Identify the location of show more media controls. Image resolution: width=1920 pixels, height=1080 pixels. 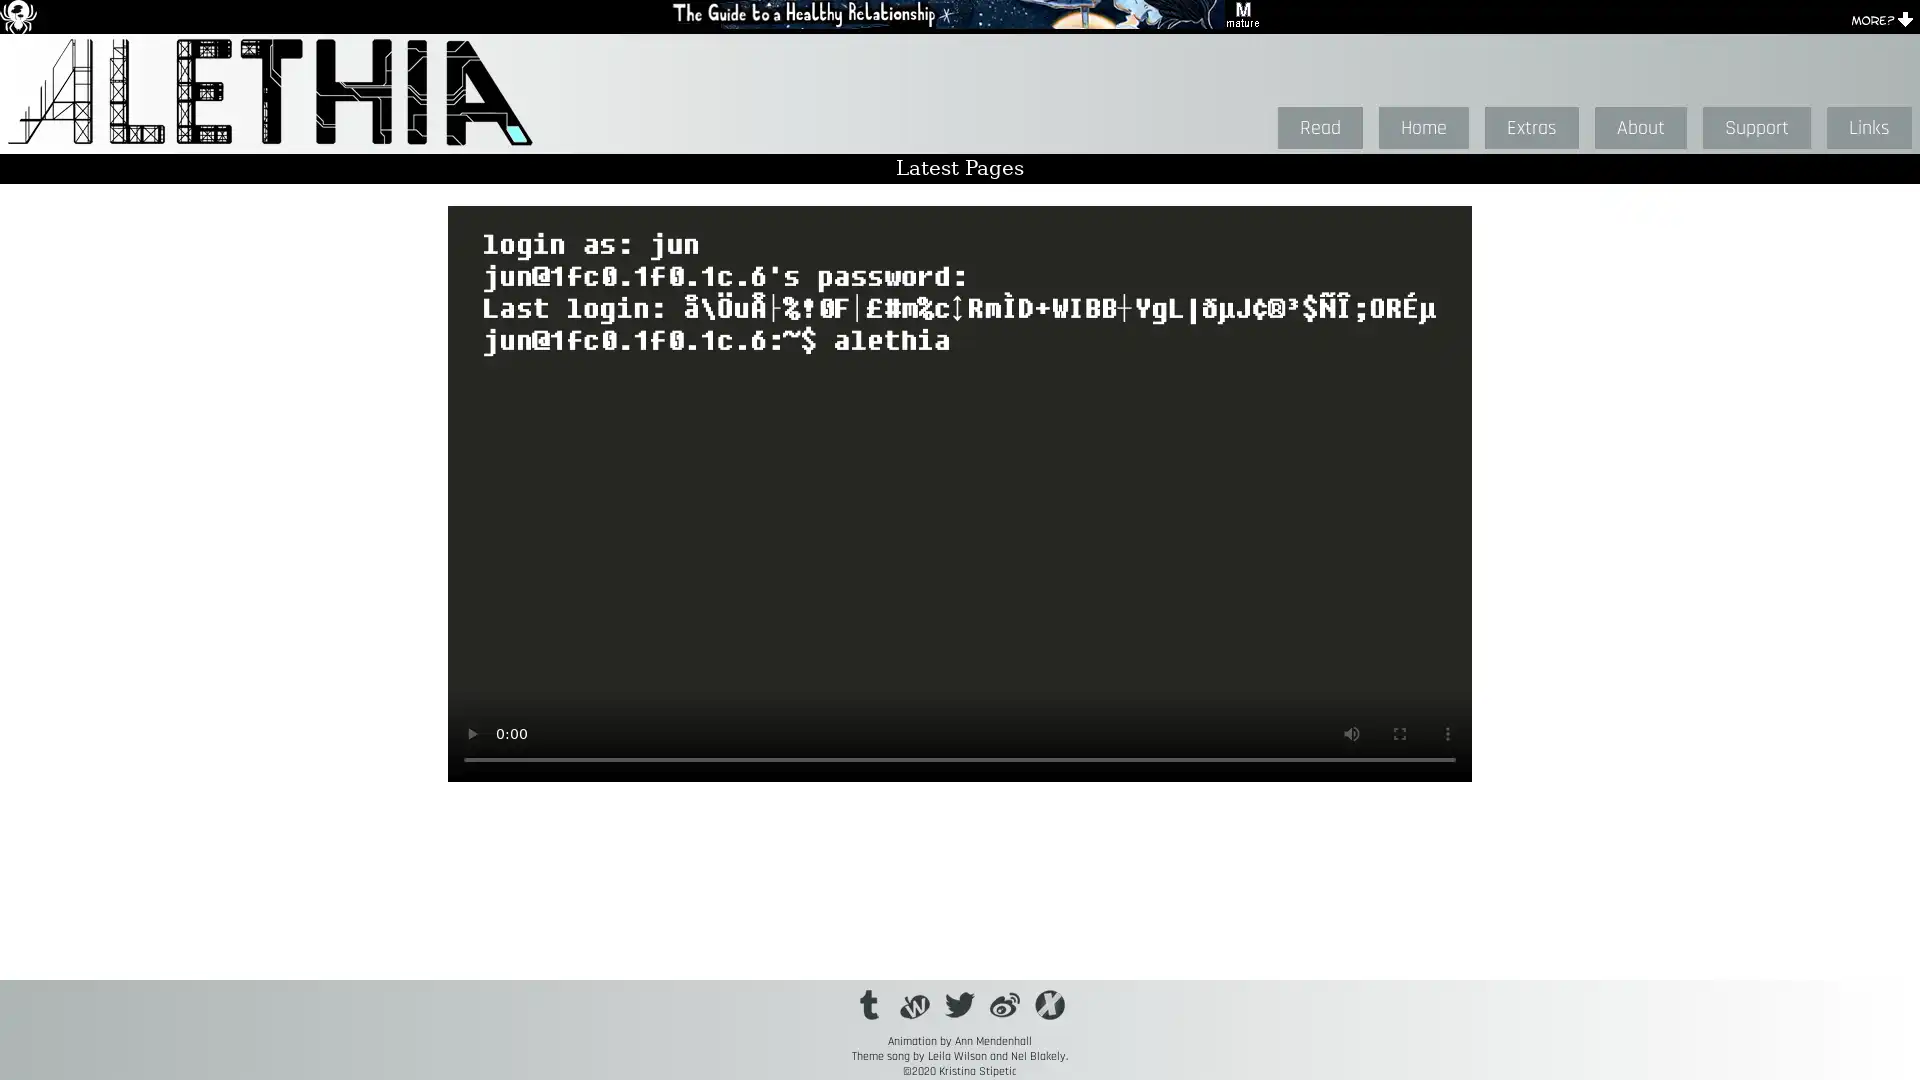
(1448, 733).